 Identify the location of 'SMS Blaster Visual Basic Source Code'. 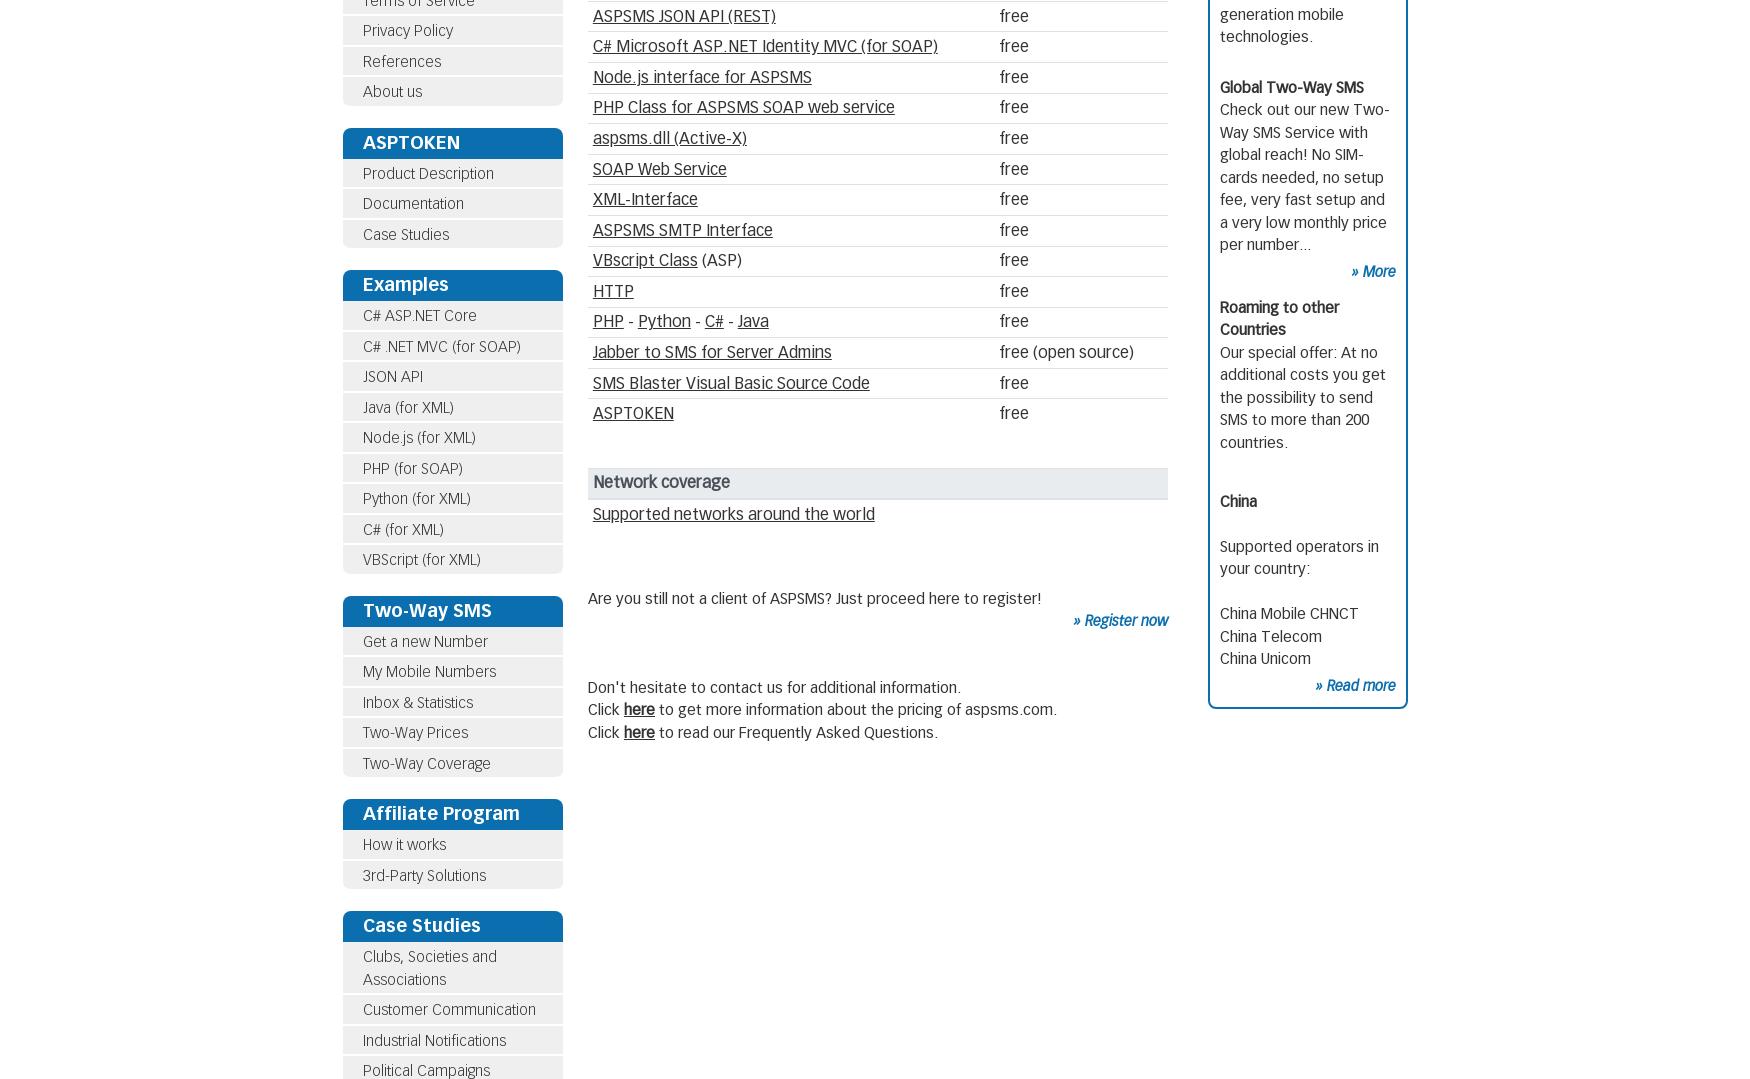
(730, 381).